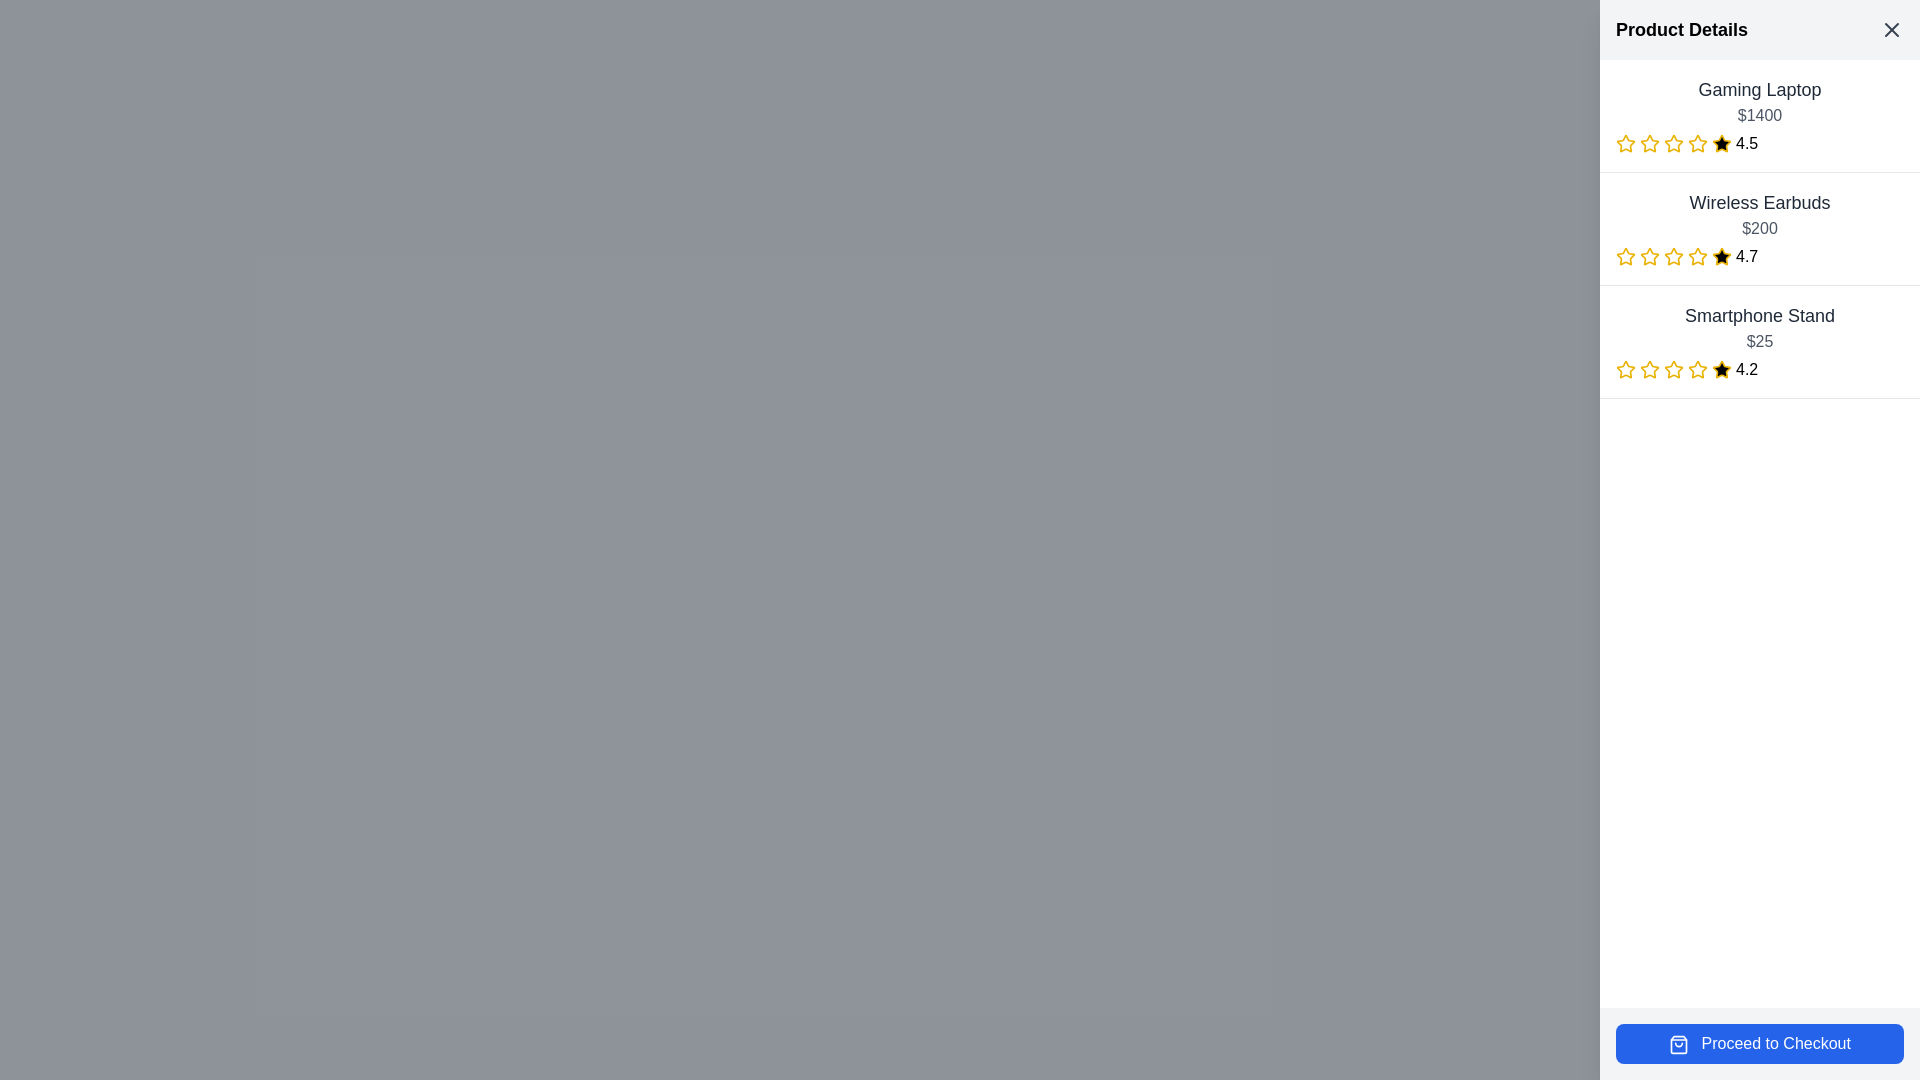  Describe the element at coordinates (1721, 256) in the screenshot. I see `the visual state of the fifth yellow filled star icon in the rating system for 'Wireless Earbuds' priced at $200, located in the second row of the product details section` at that location.